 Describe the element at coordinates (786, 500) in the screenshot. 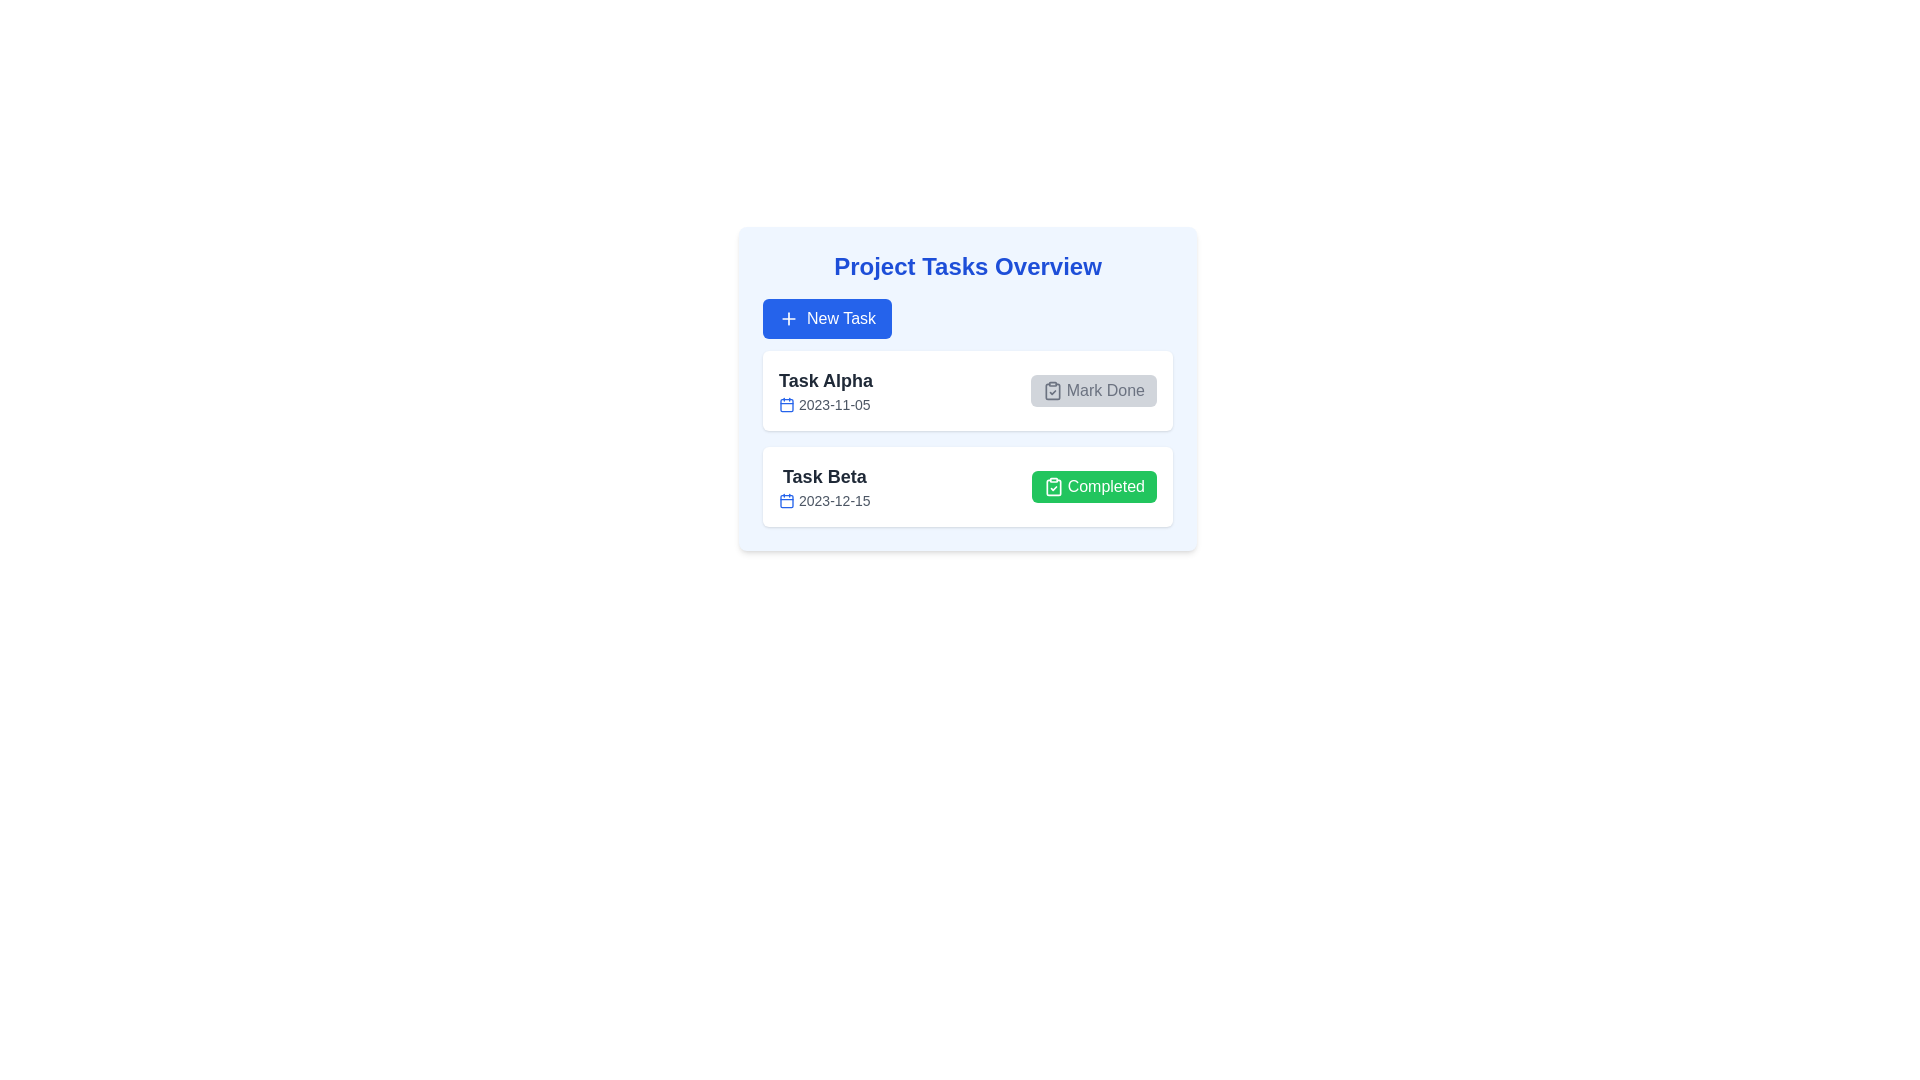

I see `the blue calendar icon located to the left of the 'Task Beta' entry, adjacent to the date display '2023-12-15'` at that location.